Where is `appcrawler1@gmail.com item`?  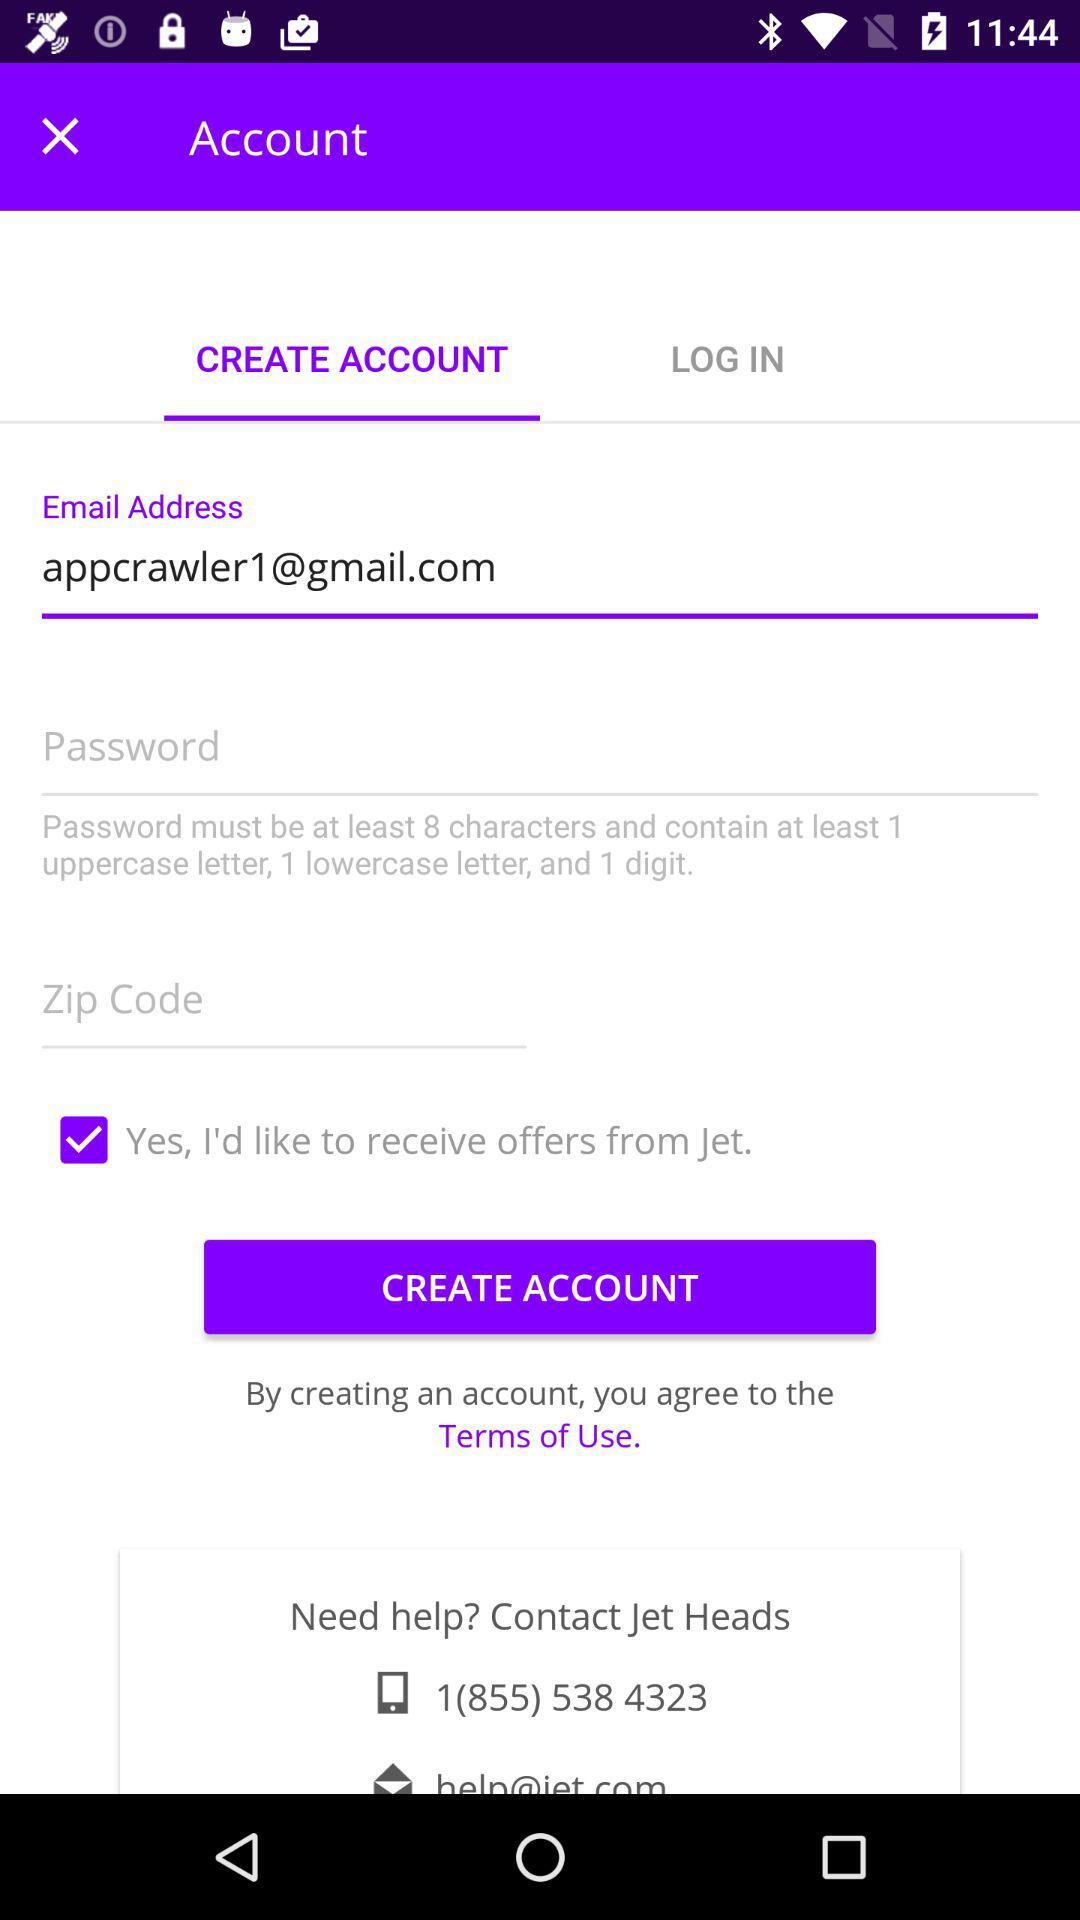 appcrawler1@gmail.com item is located at coordinates (540, 560).